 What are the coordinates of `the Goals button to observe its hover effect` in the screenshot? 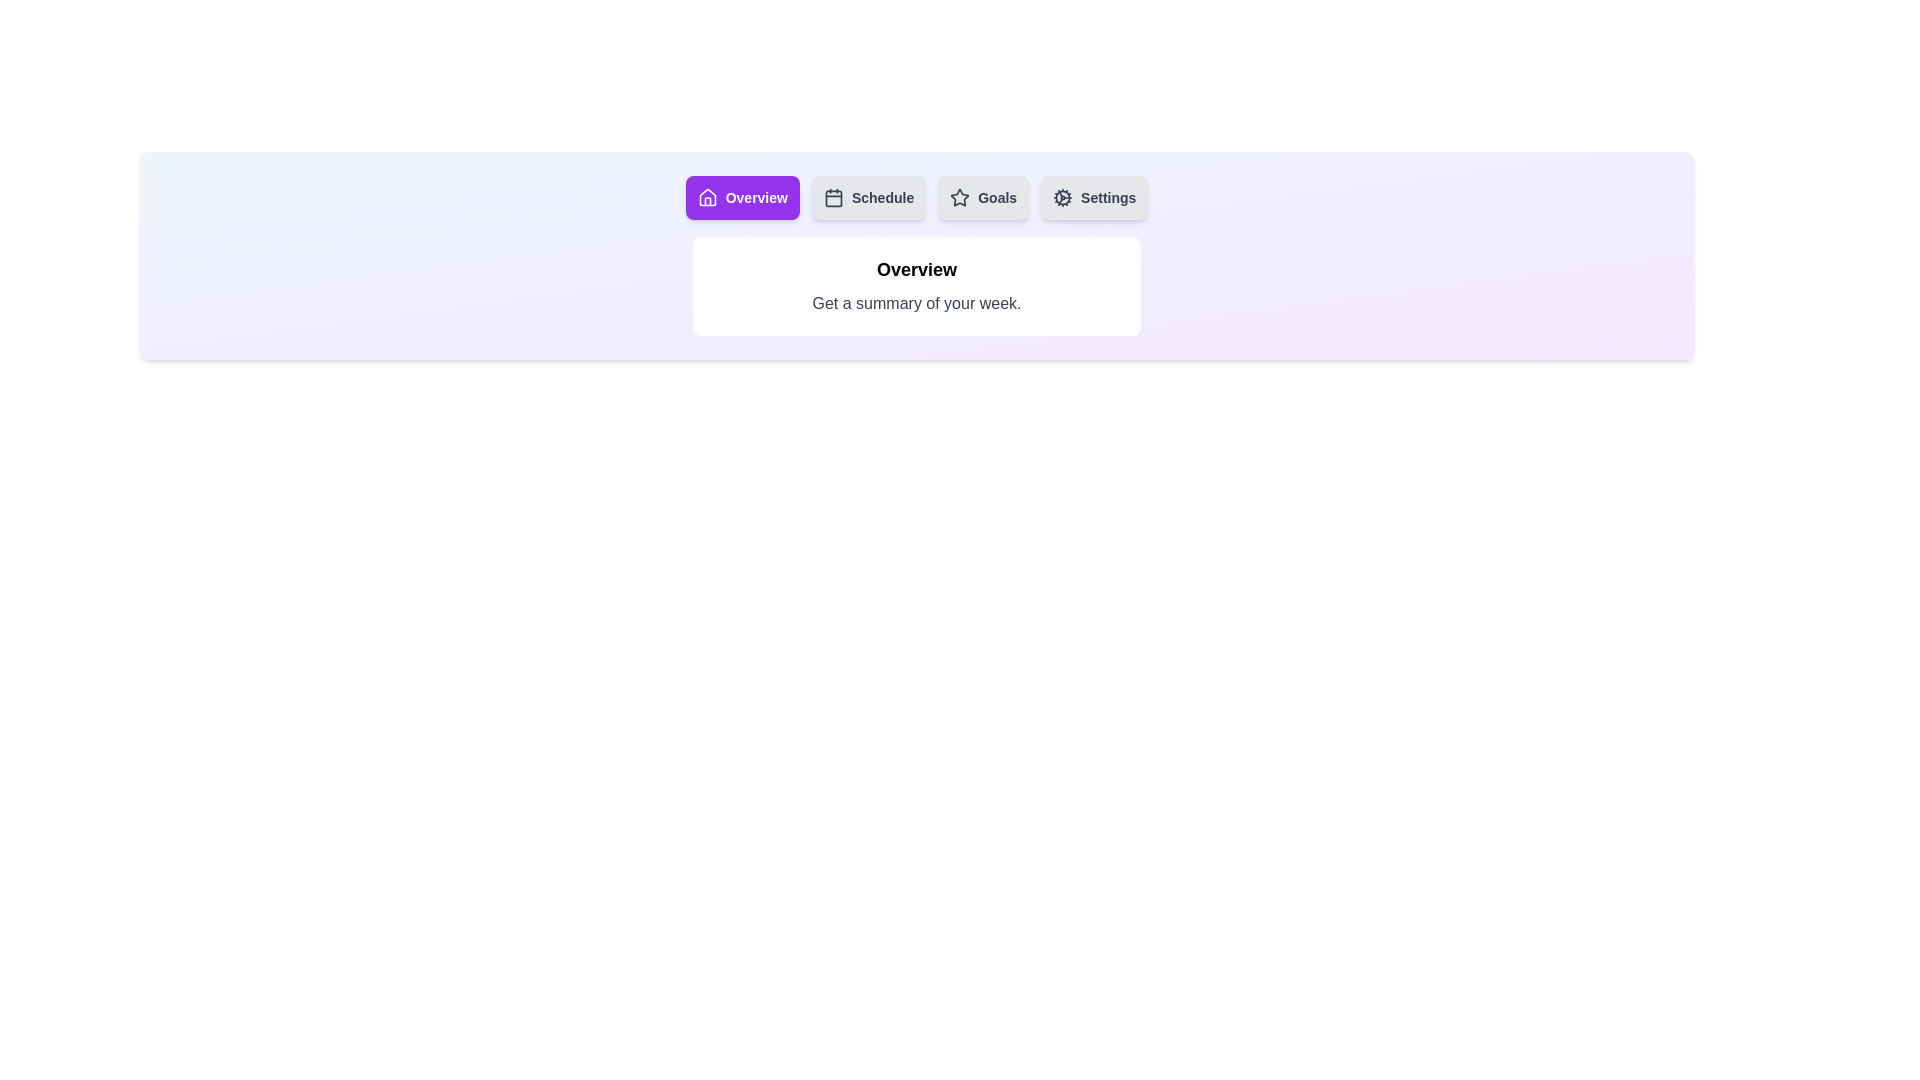 It's located at (983, 197).